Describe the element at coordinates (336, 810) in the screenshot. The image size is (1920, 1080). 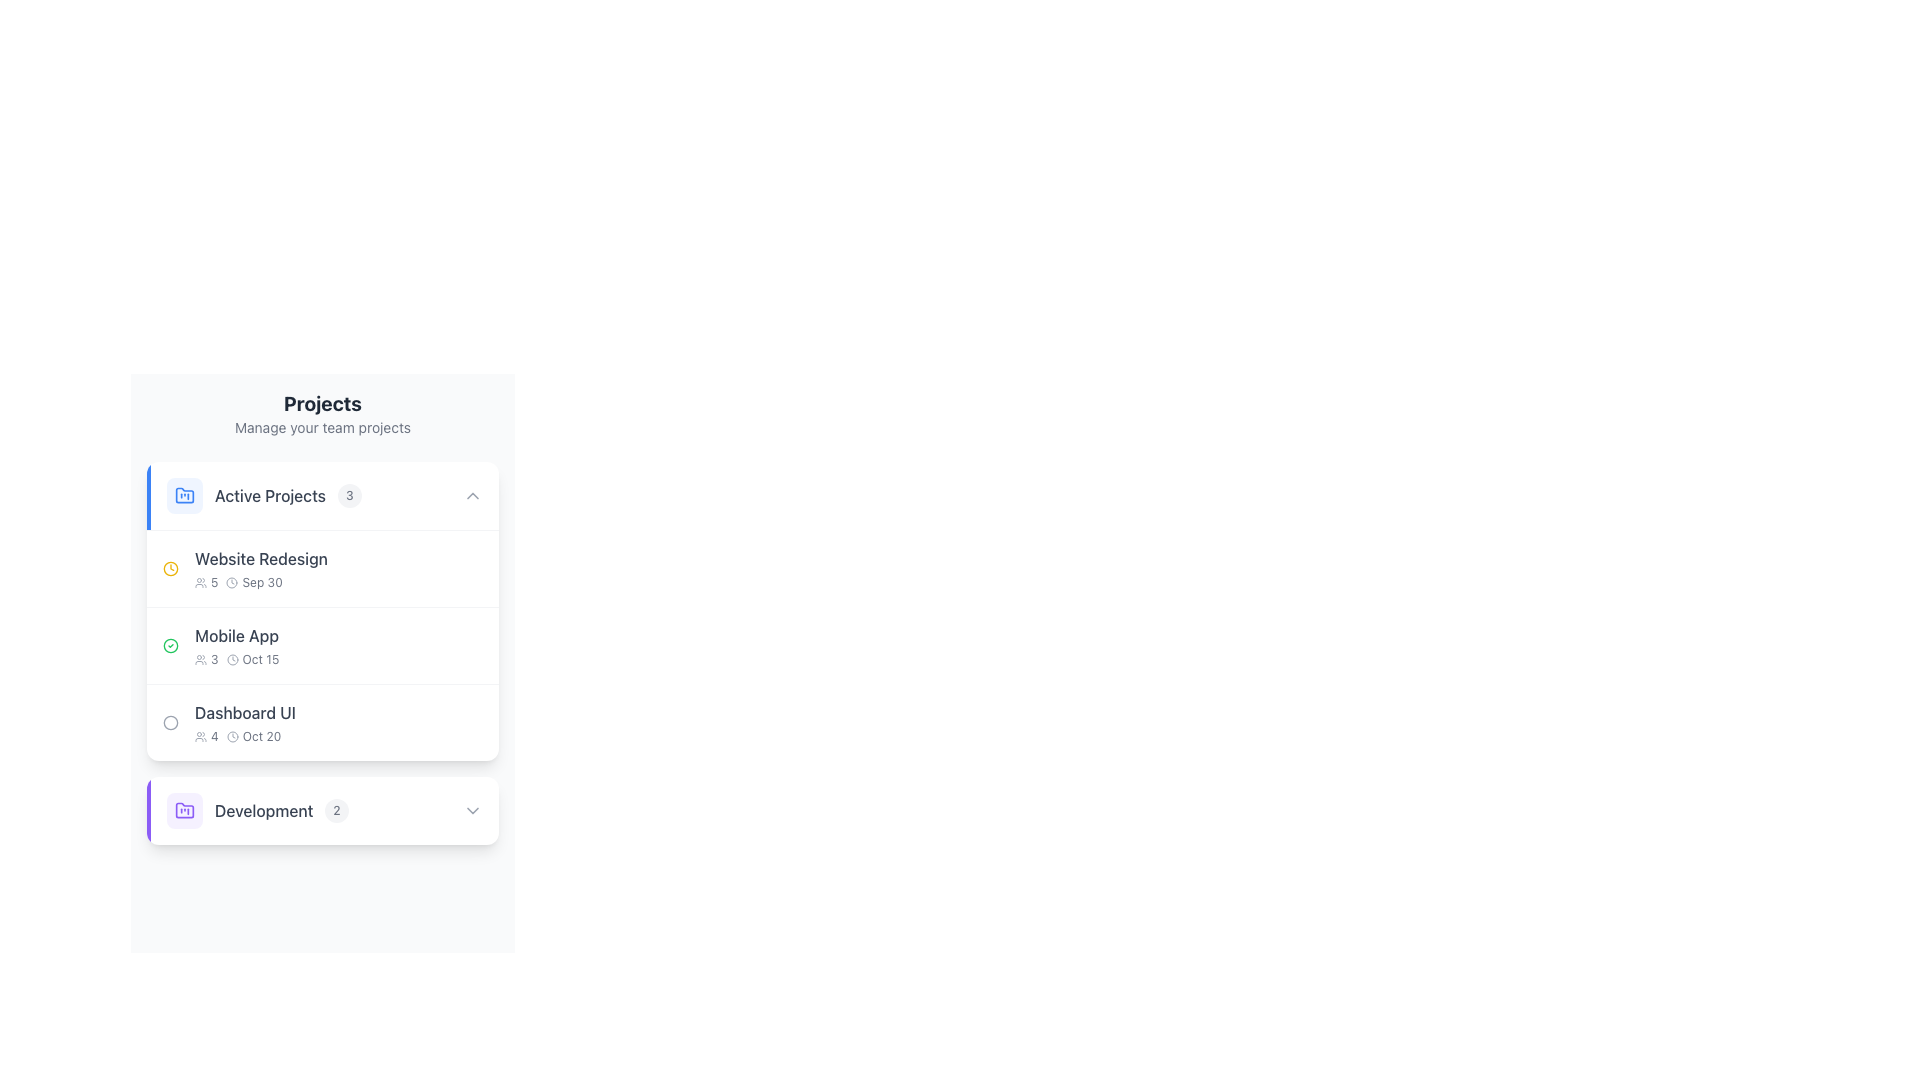
I see `the badge displaying the number '2' with a light gray background, located in the 'Development' section of the project list` at that location.